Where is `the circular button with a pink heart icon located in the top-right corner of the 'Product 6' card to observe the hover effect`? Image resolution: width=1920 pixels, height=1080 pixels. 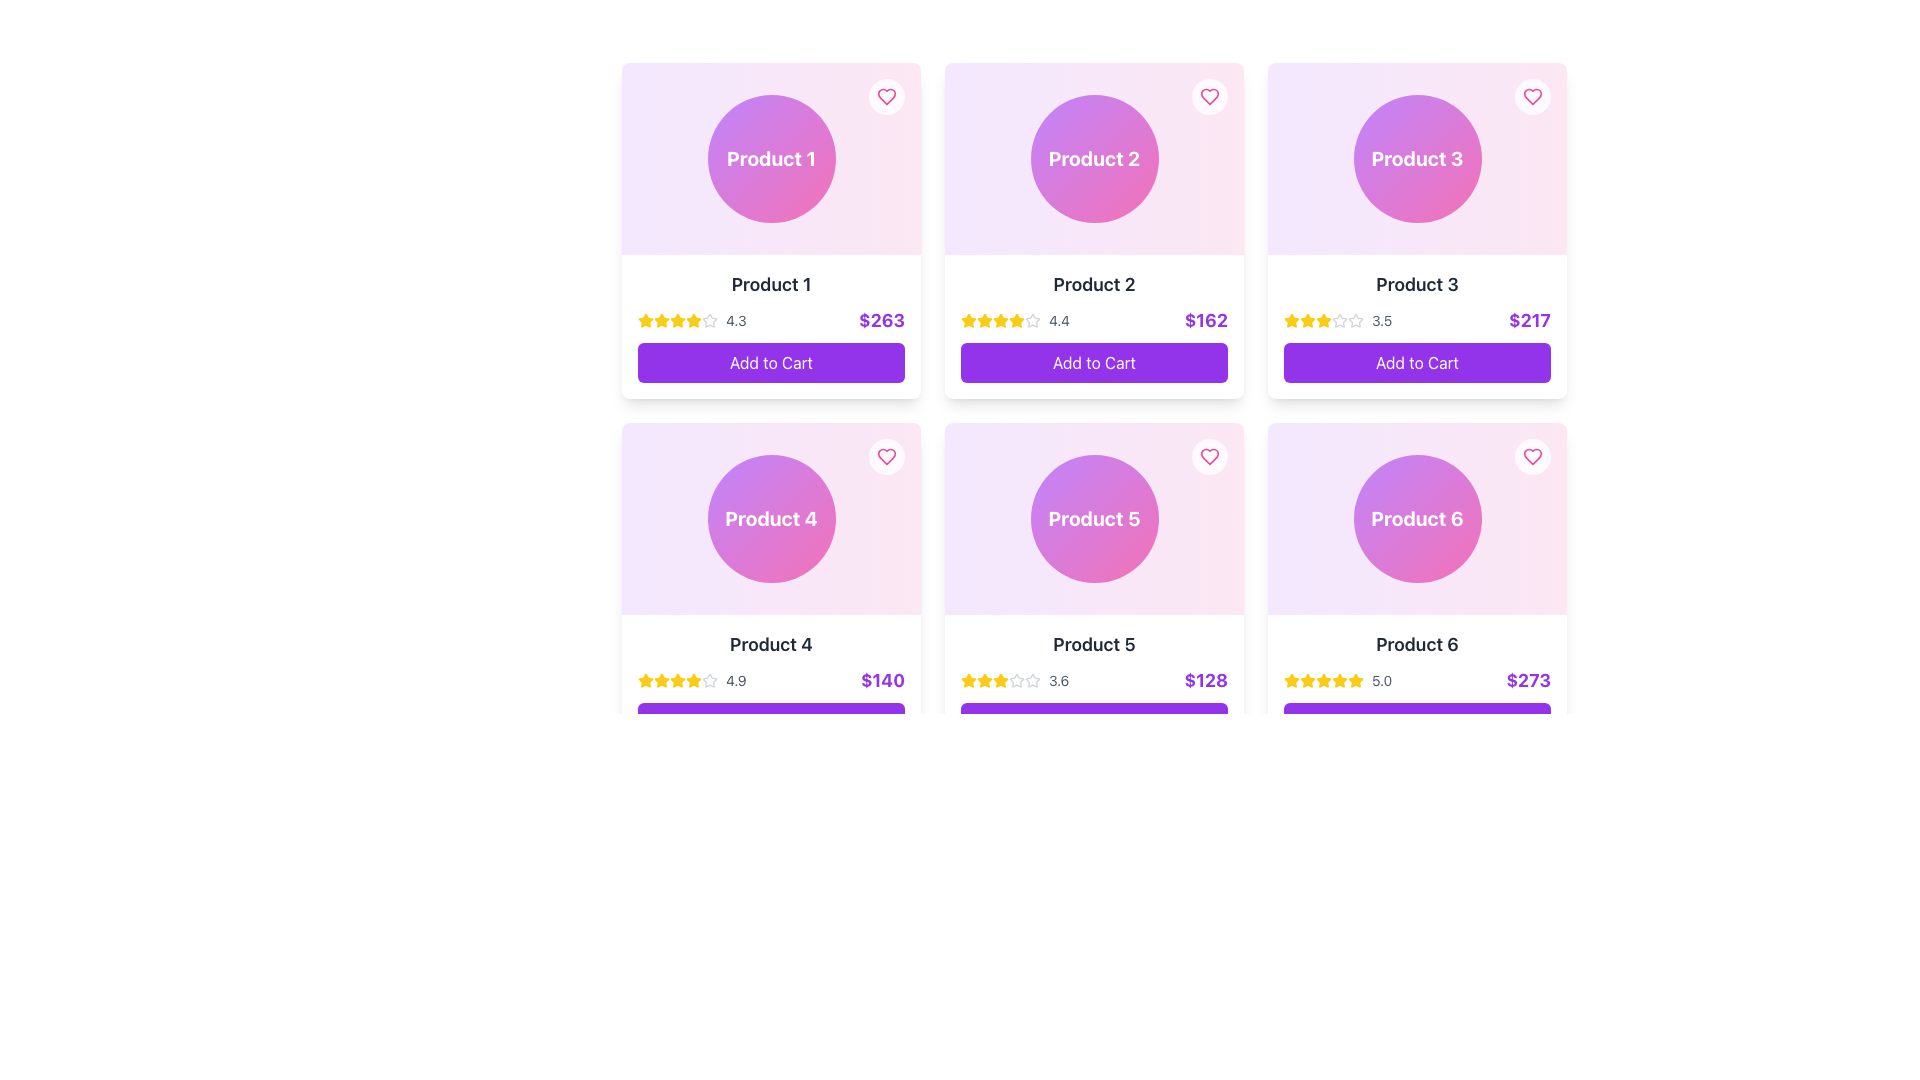
the circular button with a pink heart icon located in the top-right corner of the 'Product 6' card to observe the hover effect is located at coordinates (1531, 456).